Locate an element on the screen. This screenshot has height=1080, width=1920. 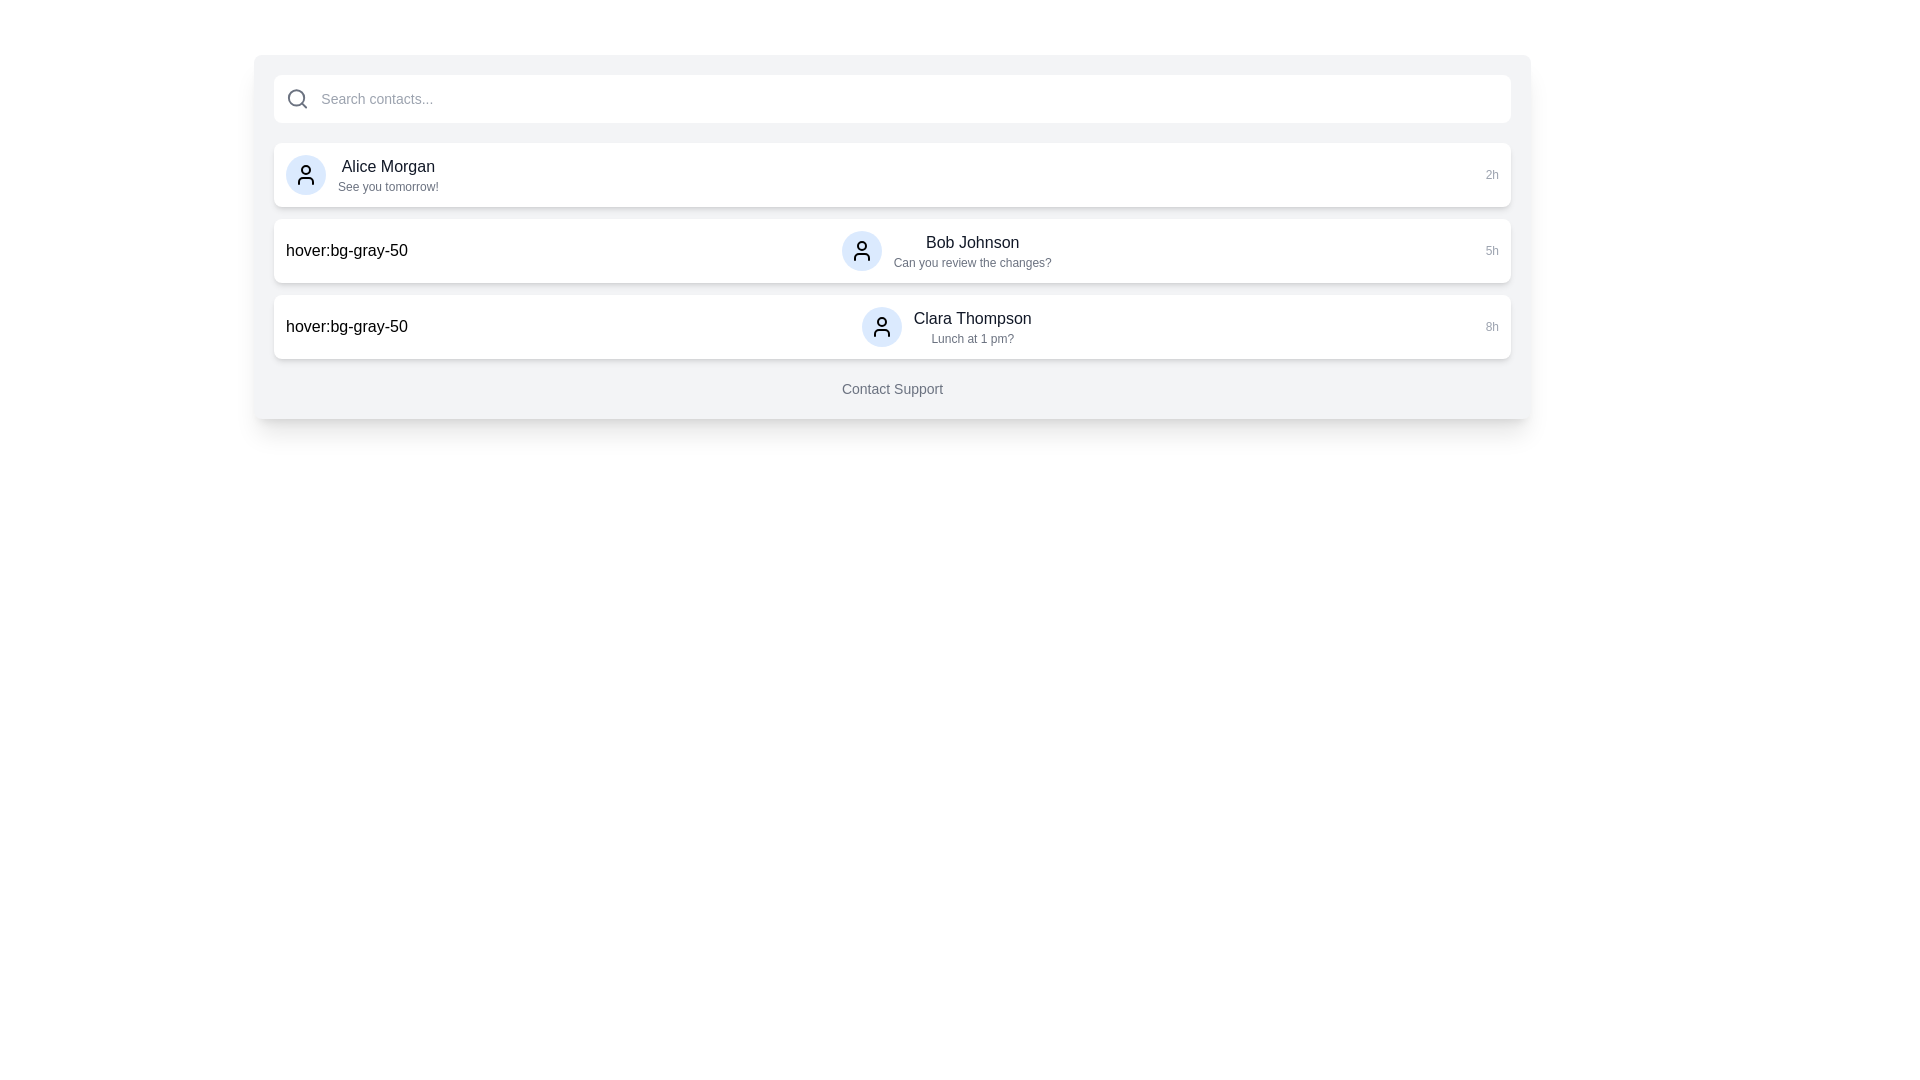
supplementary information text located directly below the title 'Bob Johnson' in the second entry of the vertical list is located at coordinates (972, 261).